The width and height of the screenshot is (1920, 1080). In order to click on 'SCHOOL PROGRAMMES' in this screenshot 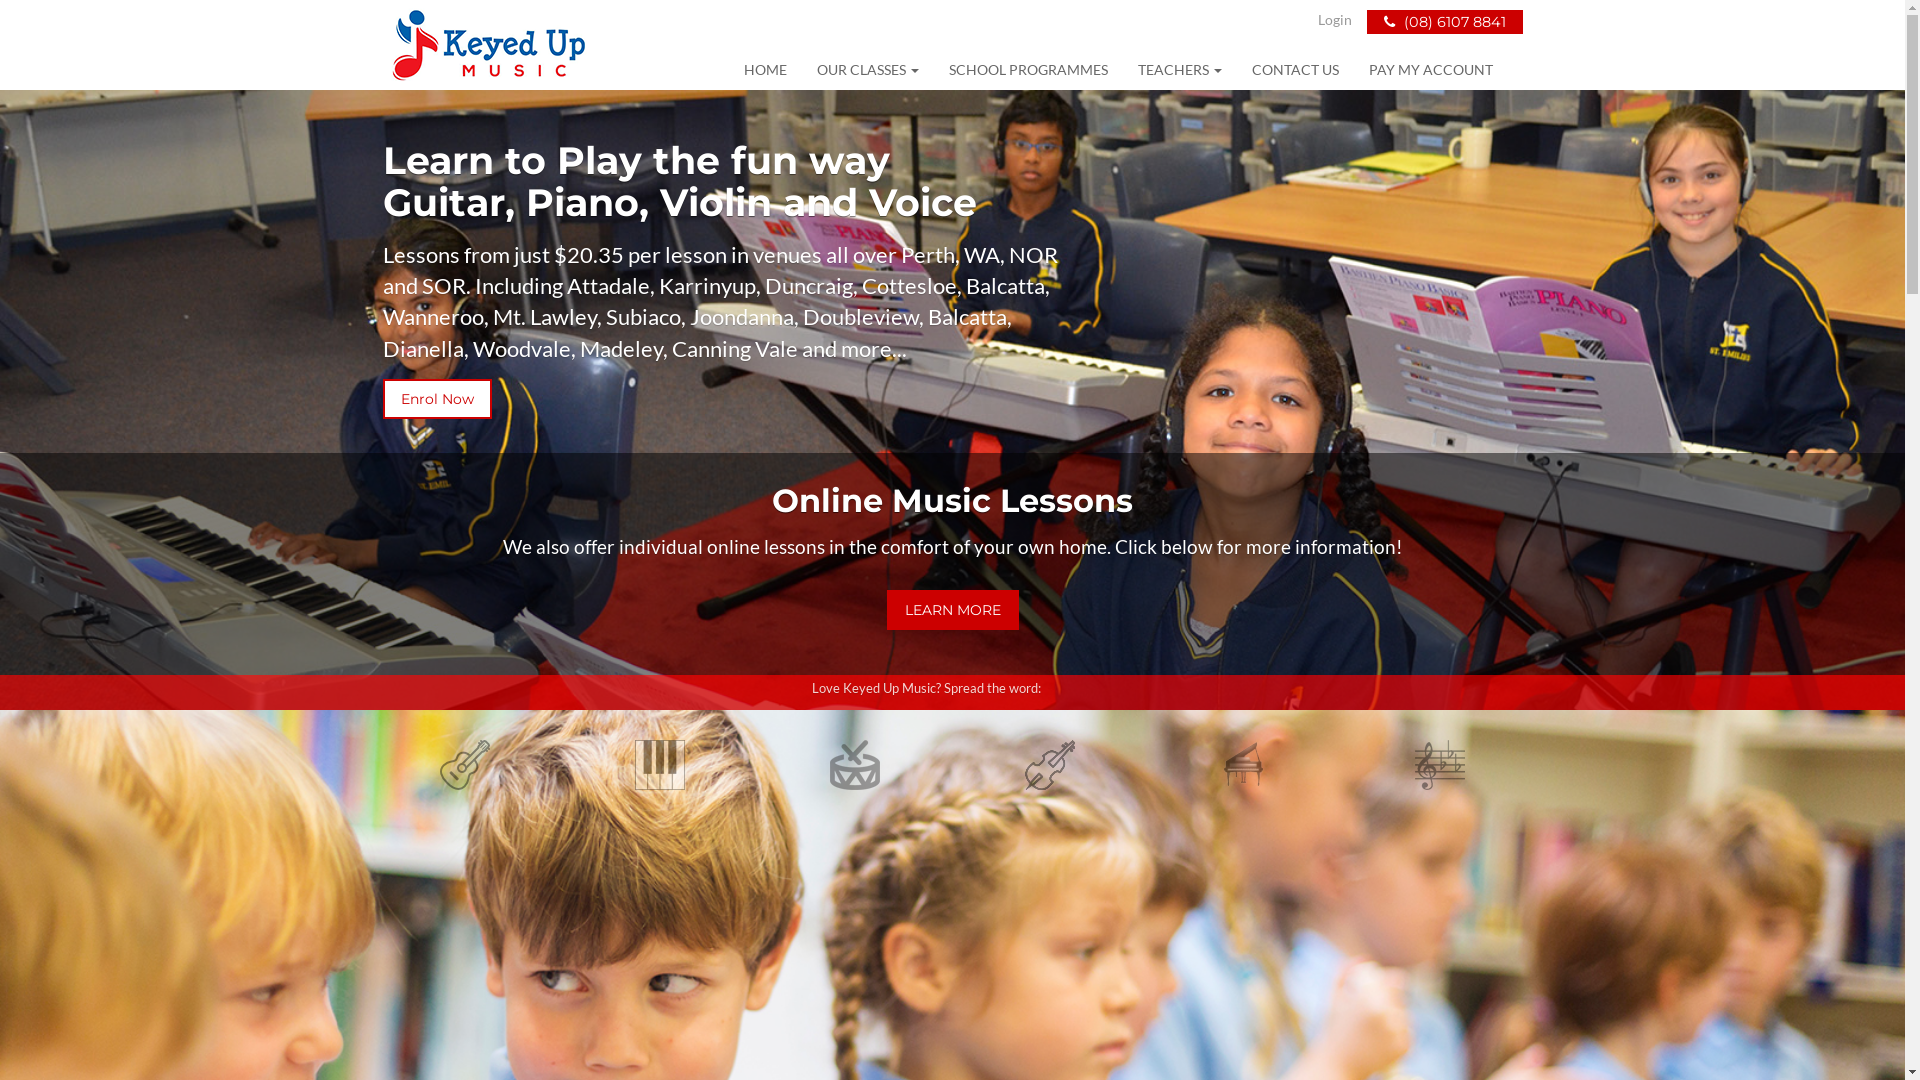, I will do `click(933, 68)`.